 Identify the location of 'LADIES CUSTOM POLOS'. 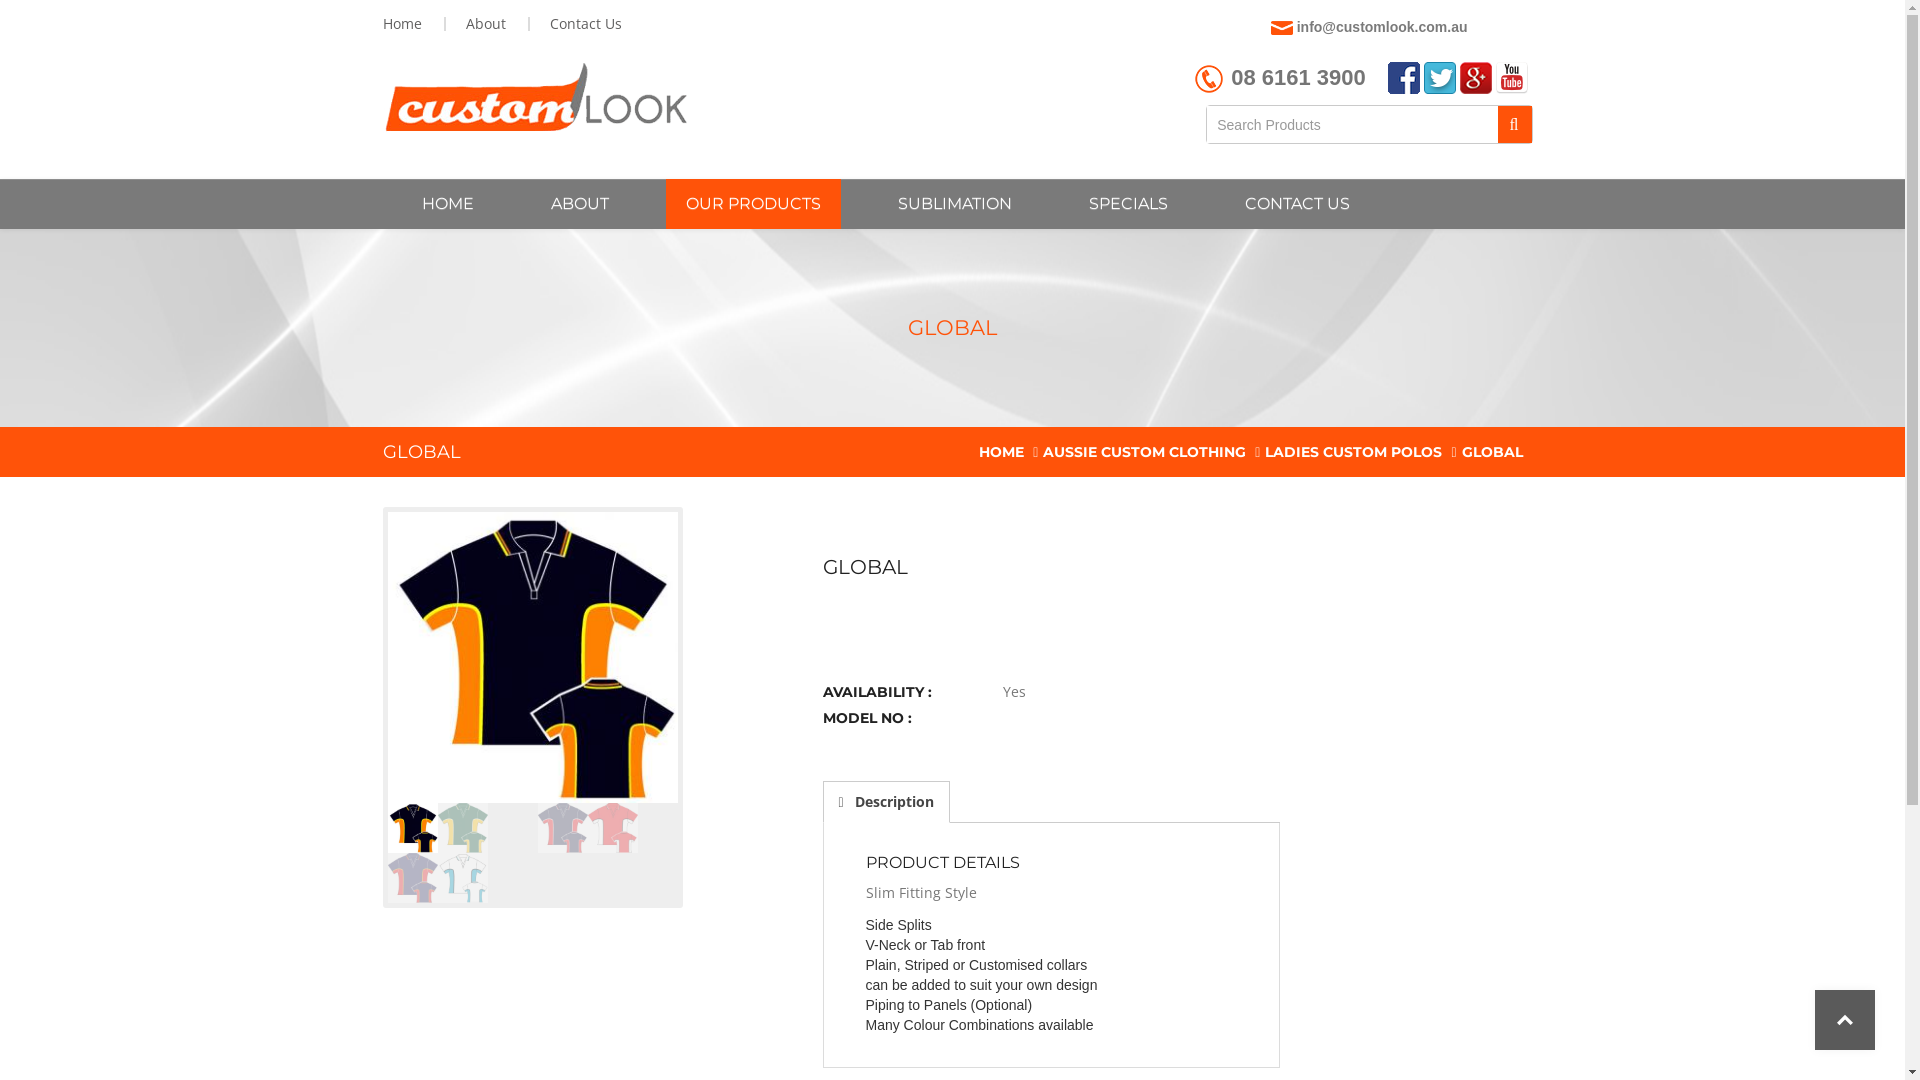
(1353, 451).